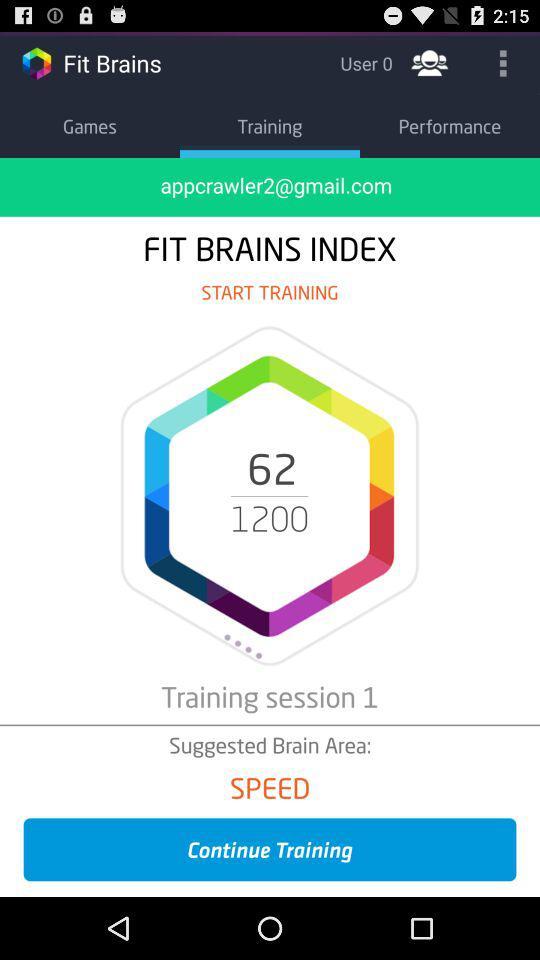 The width and height of the screenshot is (540, 960). What do you see at coordinates (428, 62) in the screenshot?
I see `icon to the right of user 0 item` at bounding box center [428, 62].